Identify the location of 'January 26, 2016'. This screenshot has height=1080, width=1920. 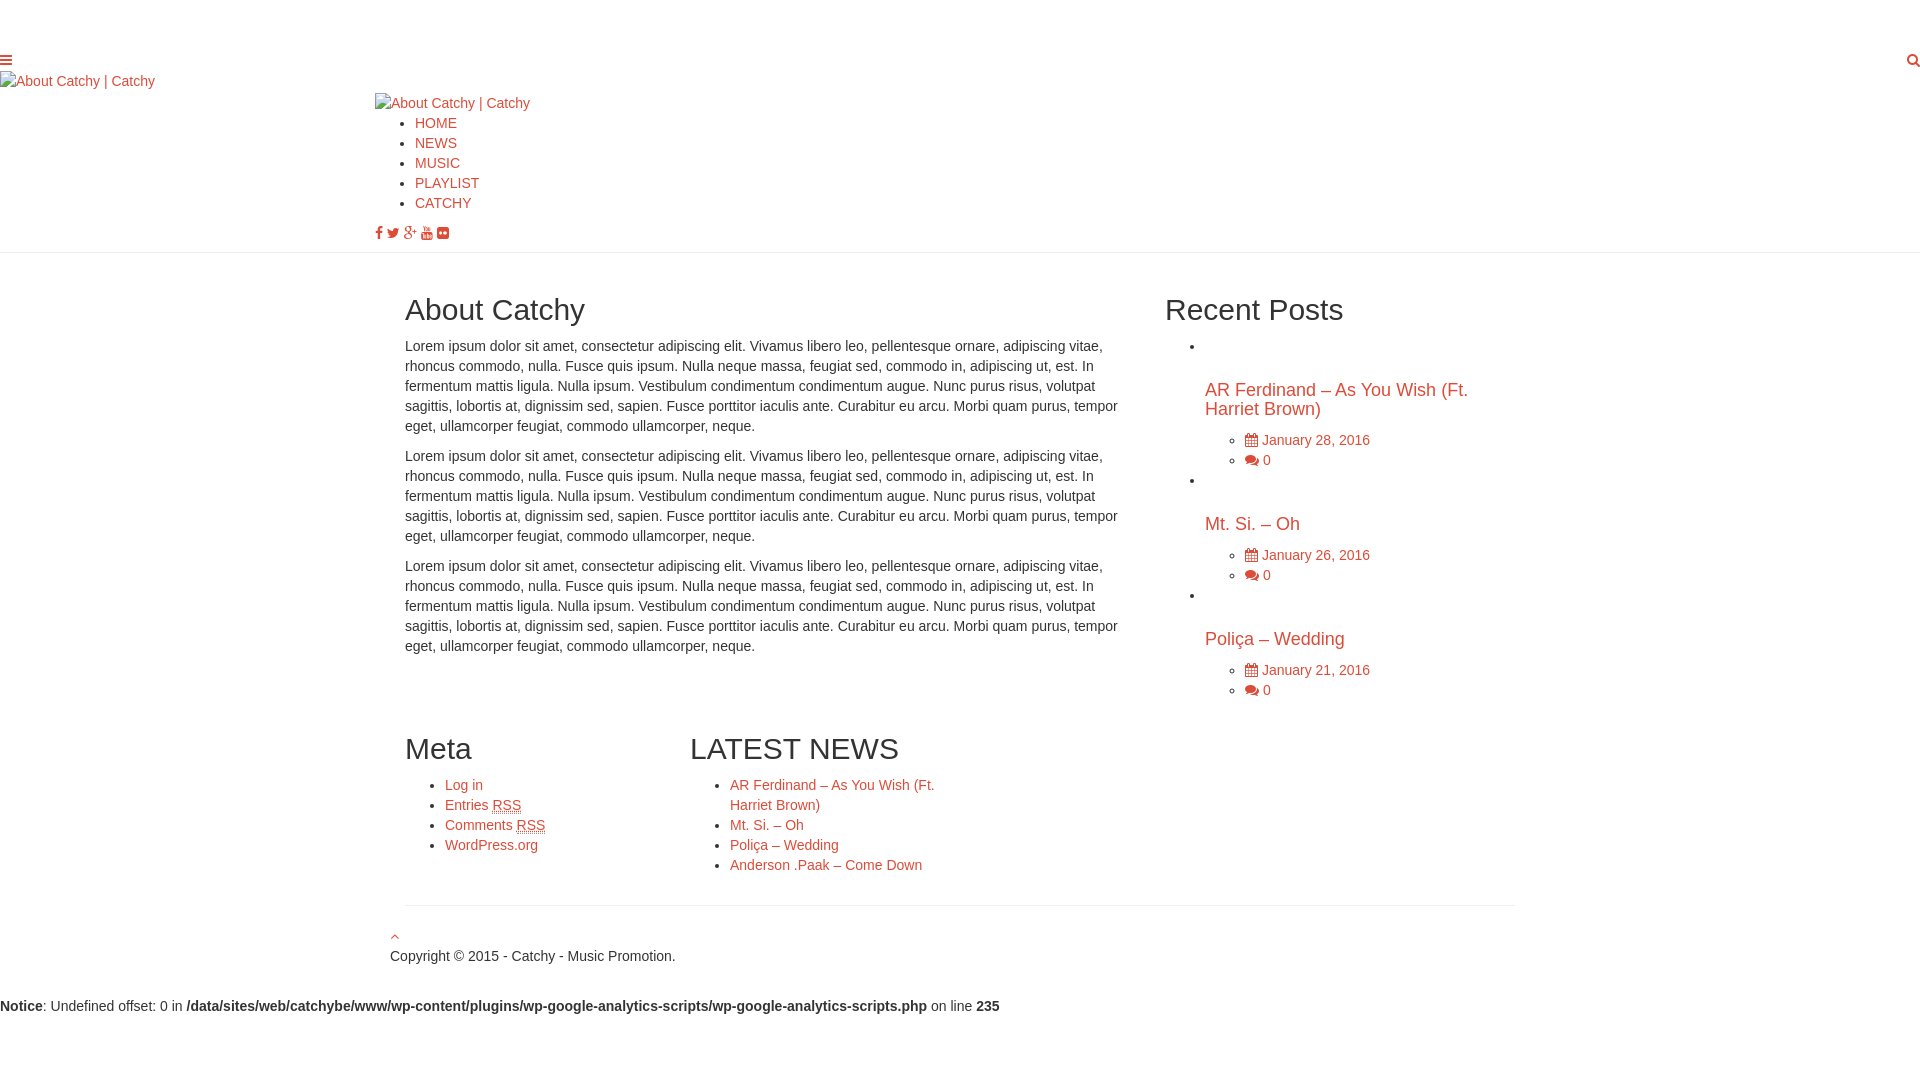
(1307, 555).